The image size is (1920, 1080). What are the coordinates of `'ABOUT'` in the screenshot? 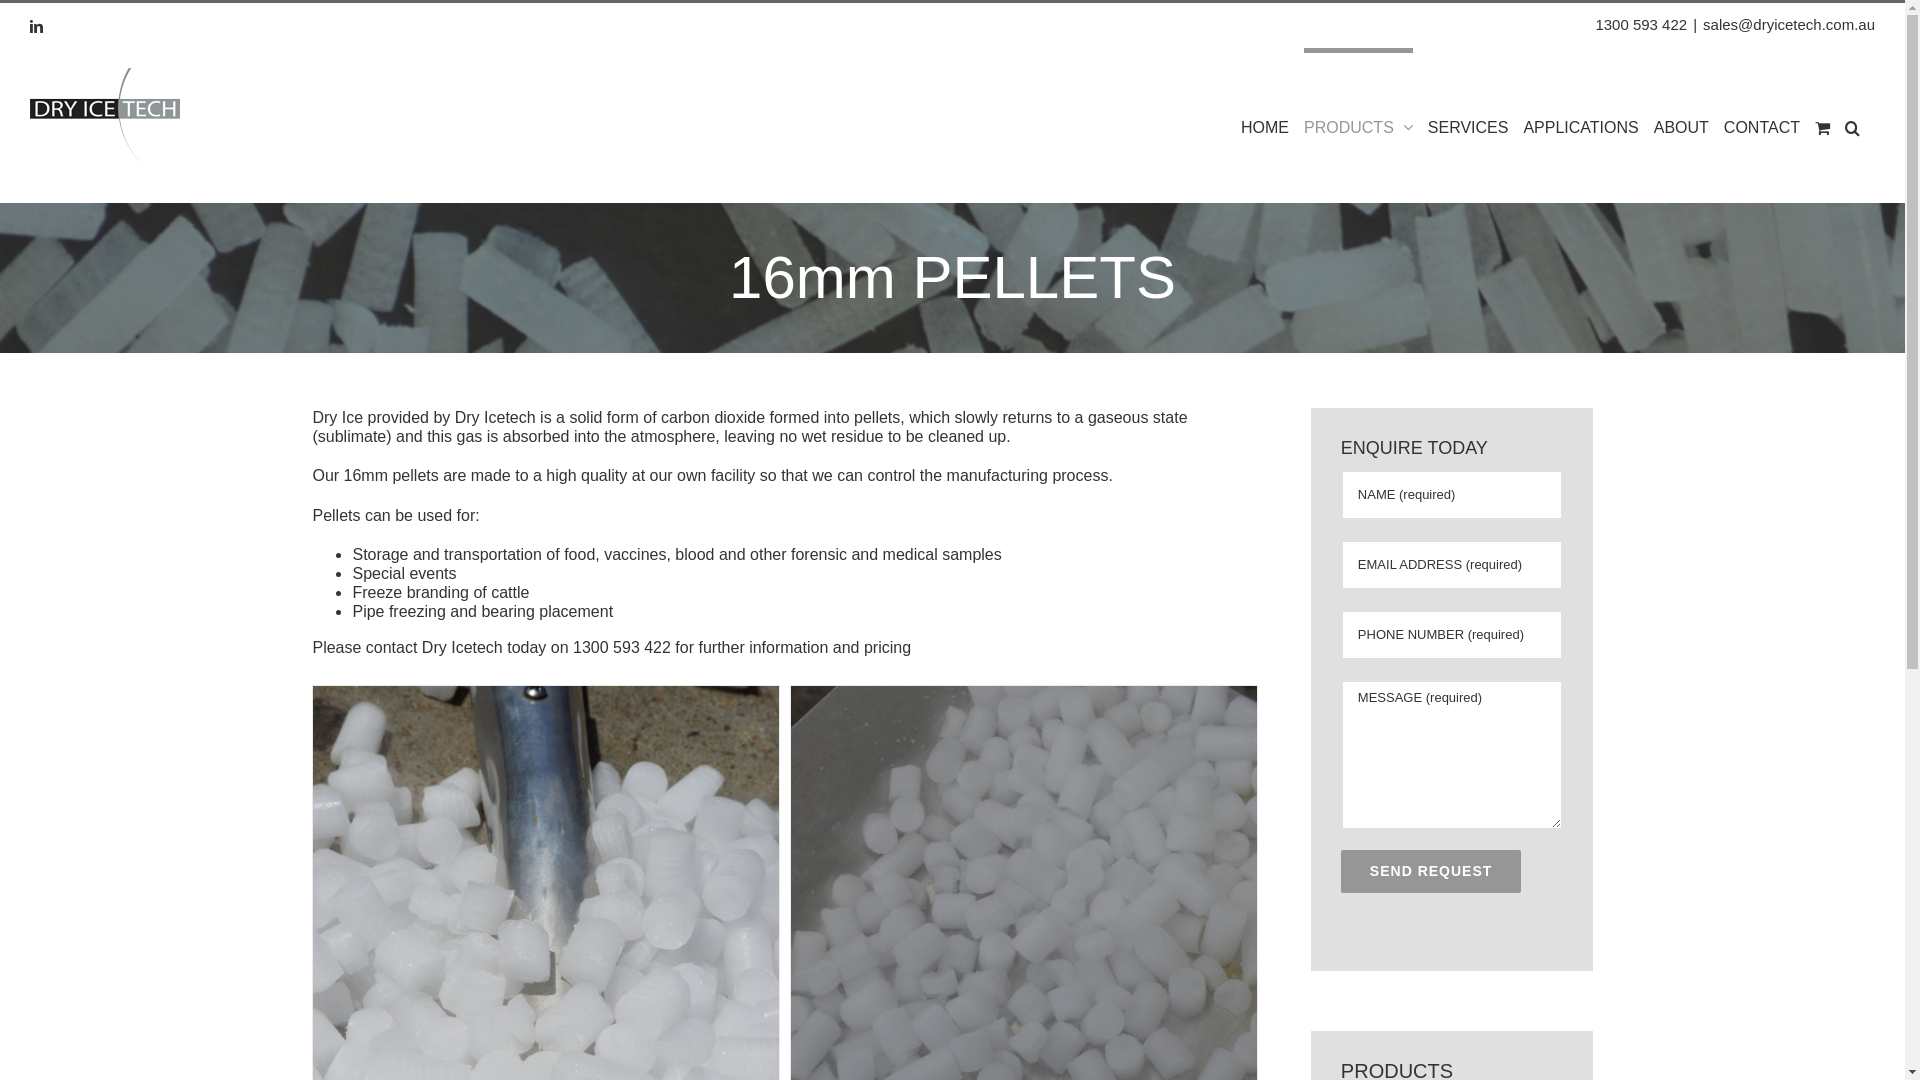 It's located at (1680, 124).